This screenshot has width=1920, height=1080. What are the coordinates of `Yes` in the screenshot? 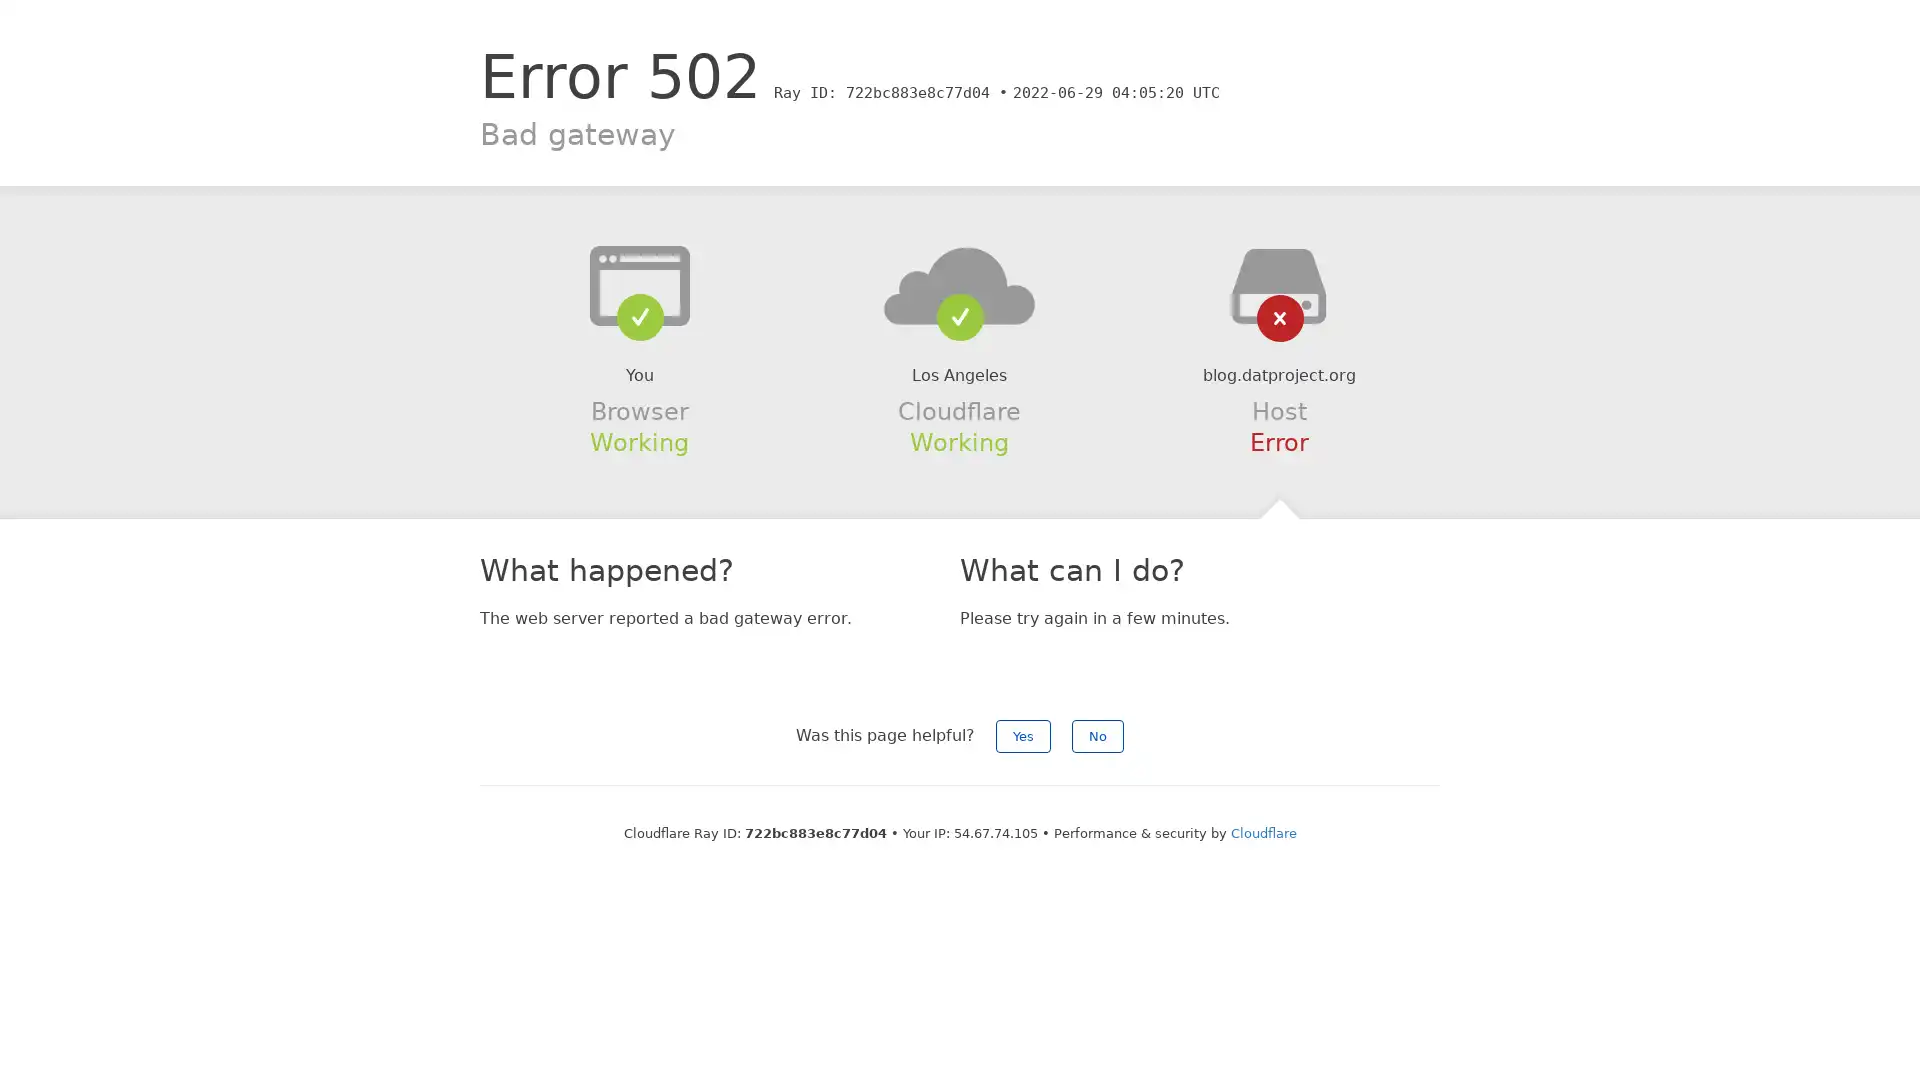 It's located at (1023, 736).